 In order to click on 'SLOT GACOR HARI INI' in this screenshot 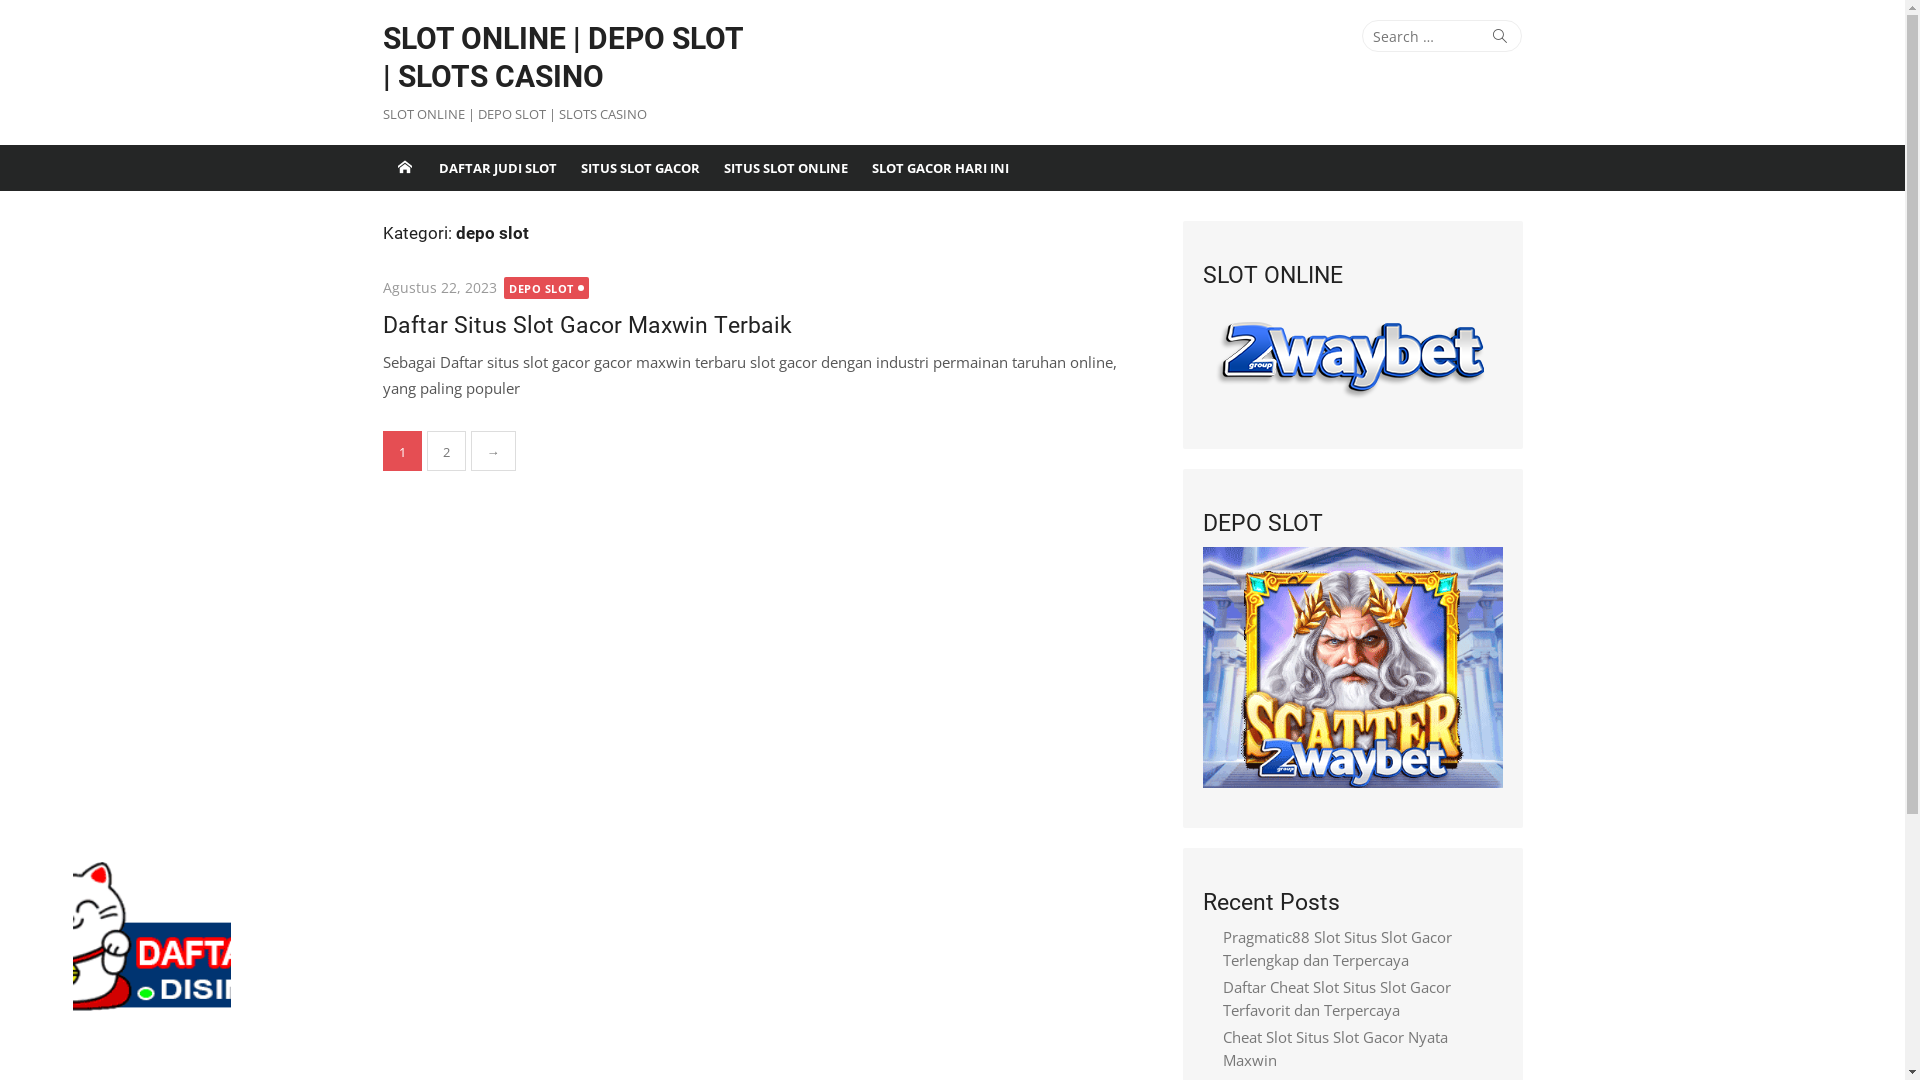, I will do `click(859, 167)`.